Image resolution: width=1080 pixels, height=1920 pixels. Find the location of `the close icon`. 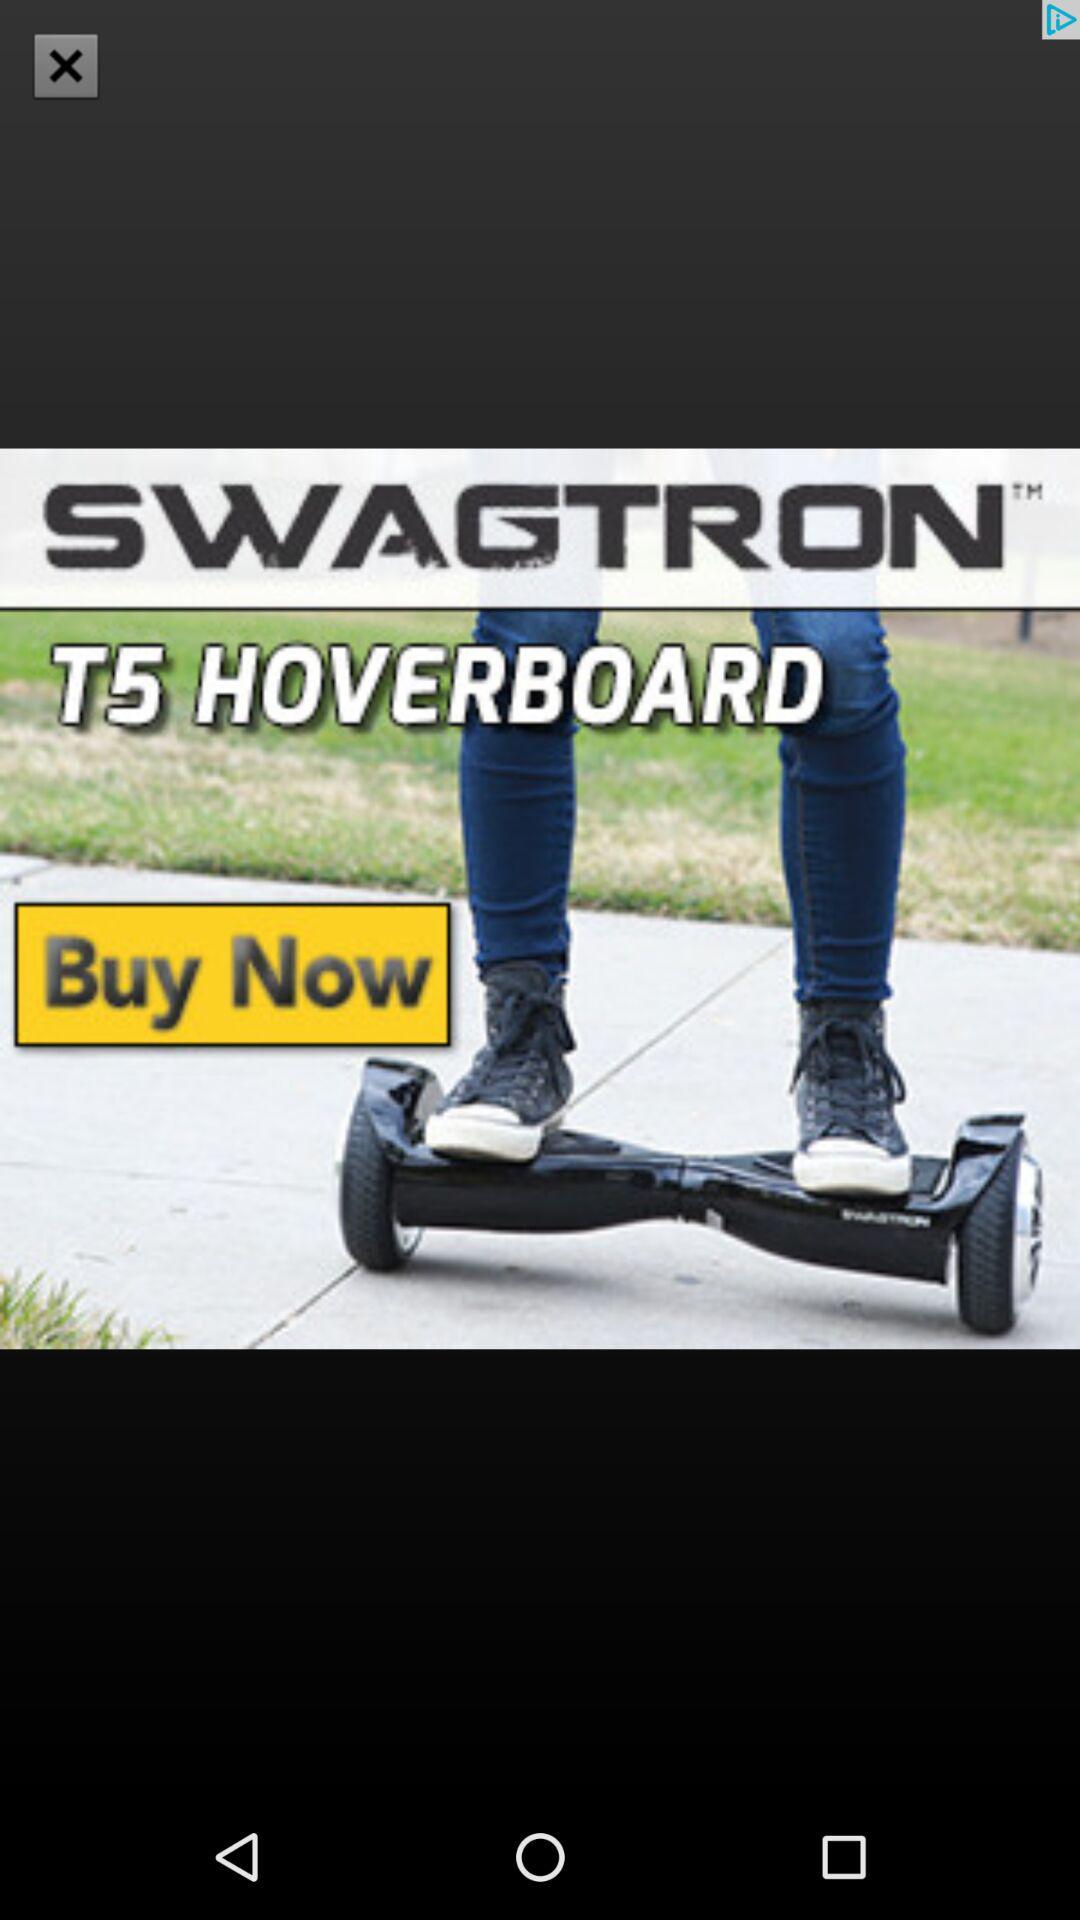

the close icon is located at coordinates (64, 70).